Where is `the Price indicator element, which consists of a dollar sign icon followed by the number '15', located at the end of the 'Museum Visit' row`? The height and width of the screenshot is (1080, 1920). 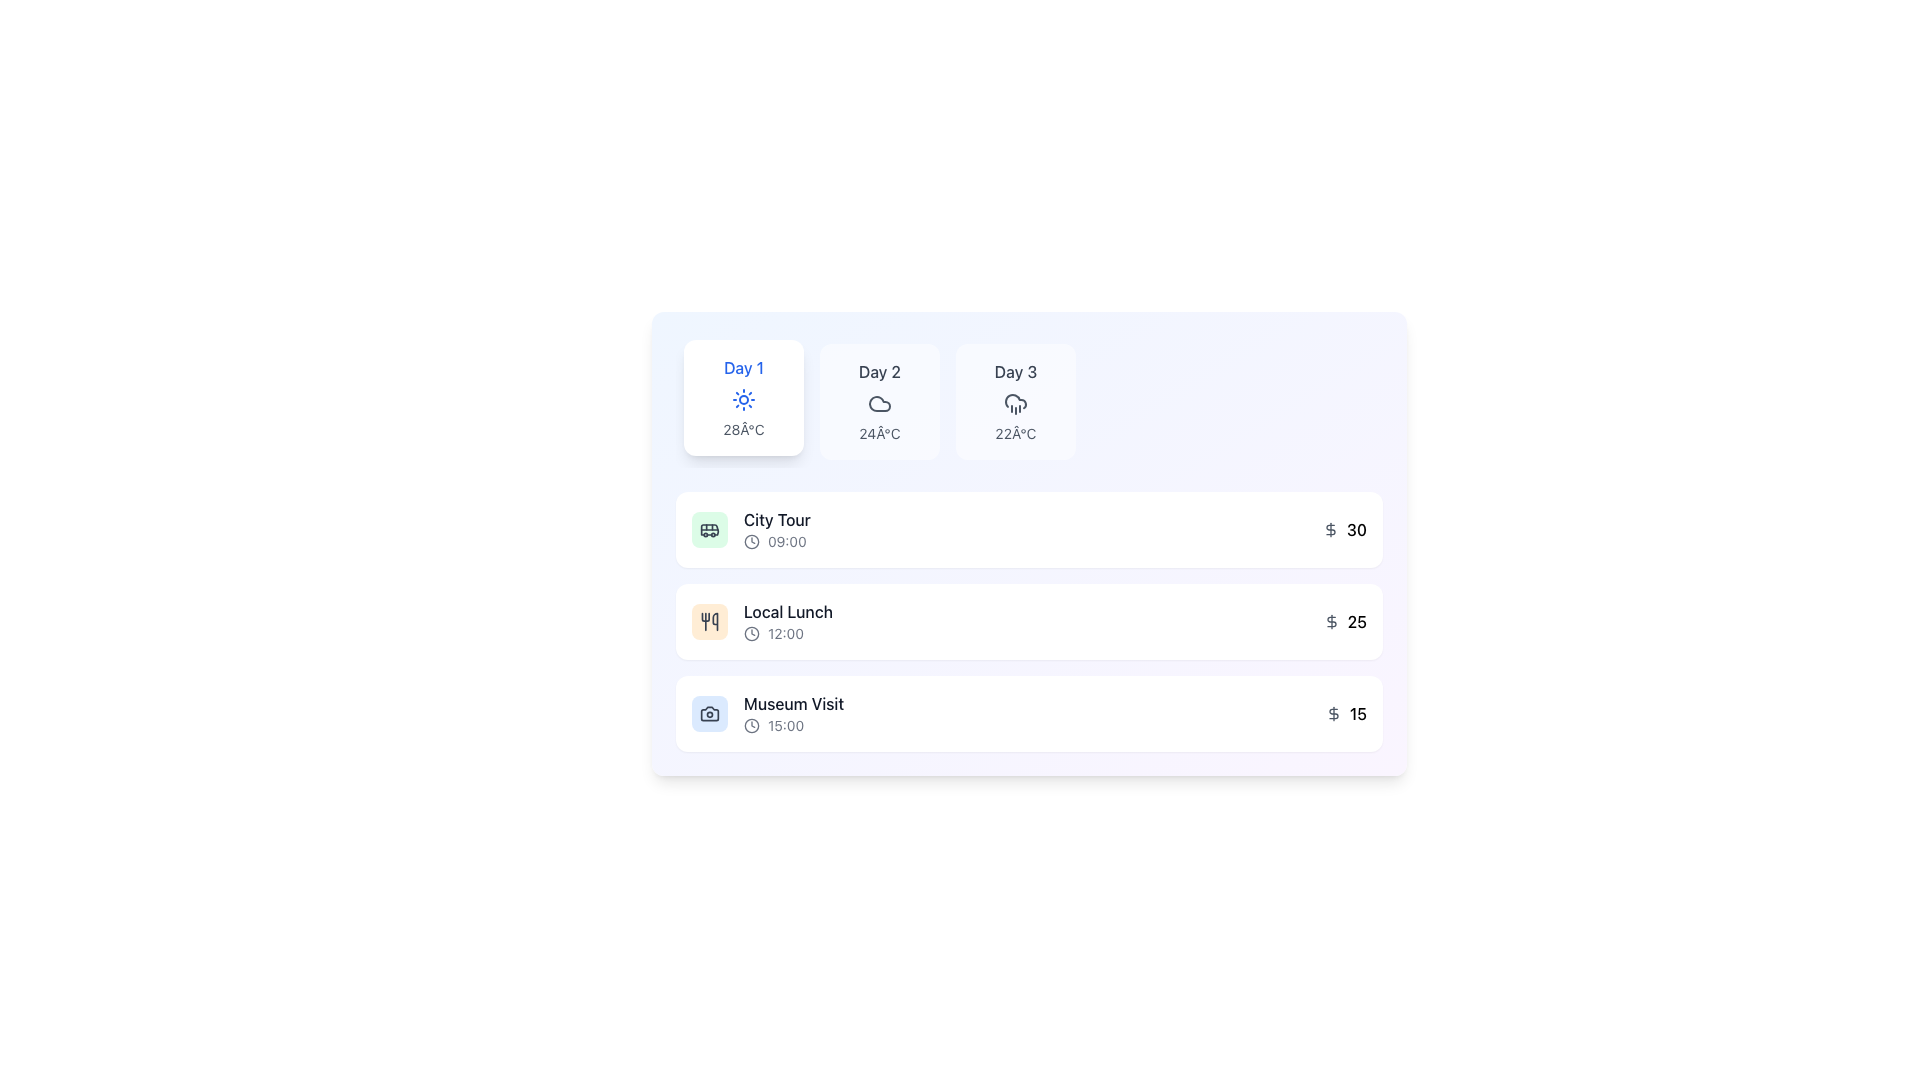
the Price indicator element, which consists of a dollar sign icon followed by the number '15', located at the end of the 'Museum Visit' row is located at coordinates (1346, 712).